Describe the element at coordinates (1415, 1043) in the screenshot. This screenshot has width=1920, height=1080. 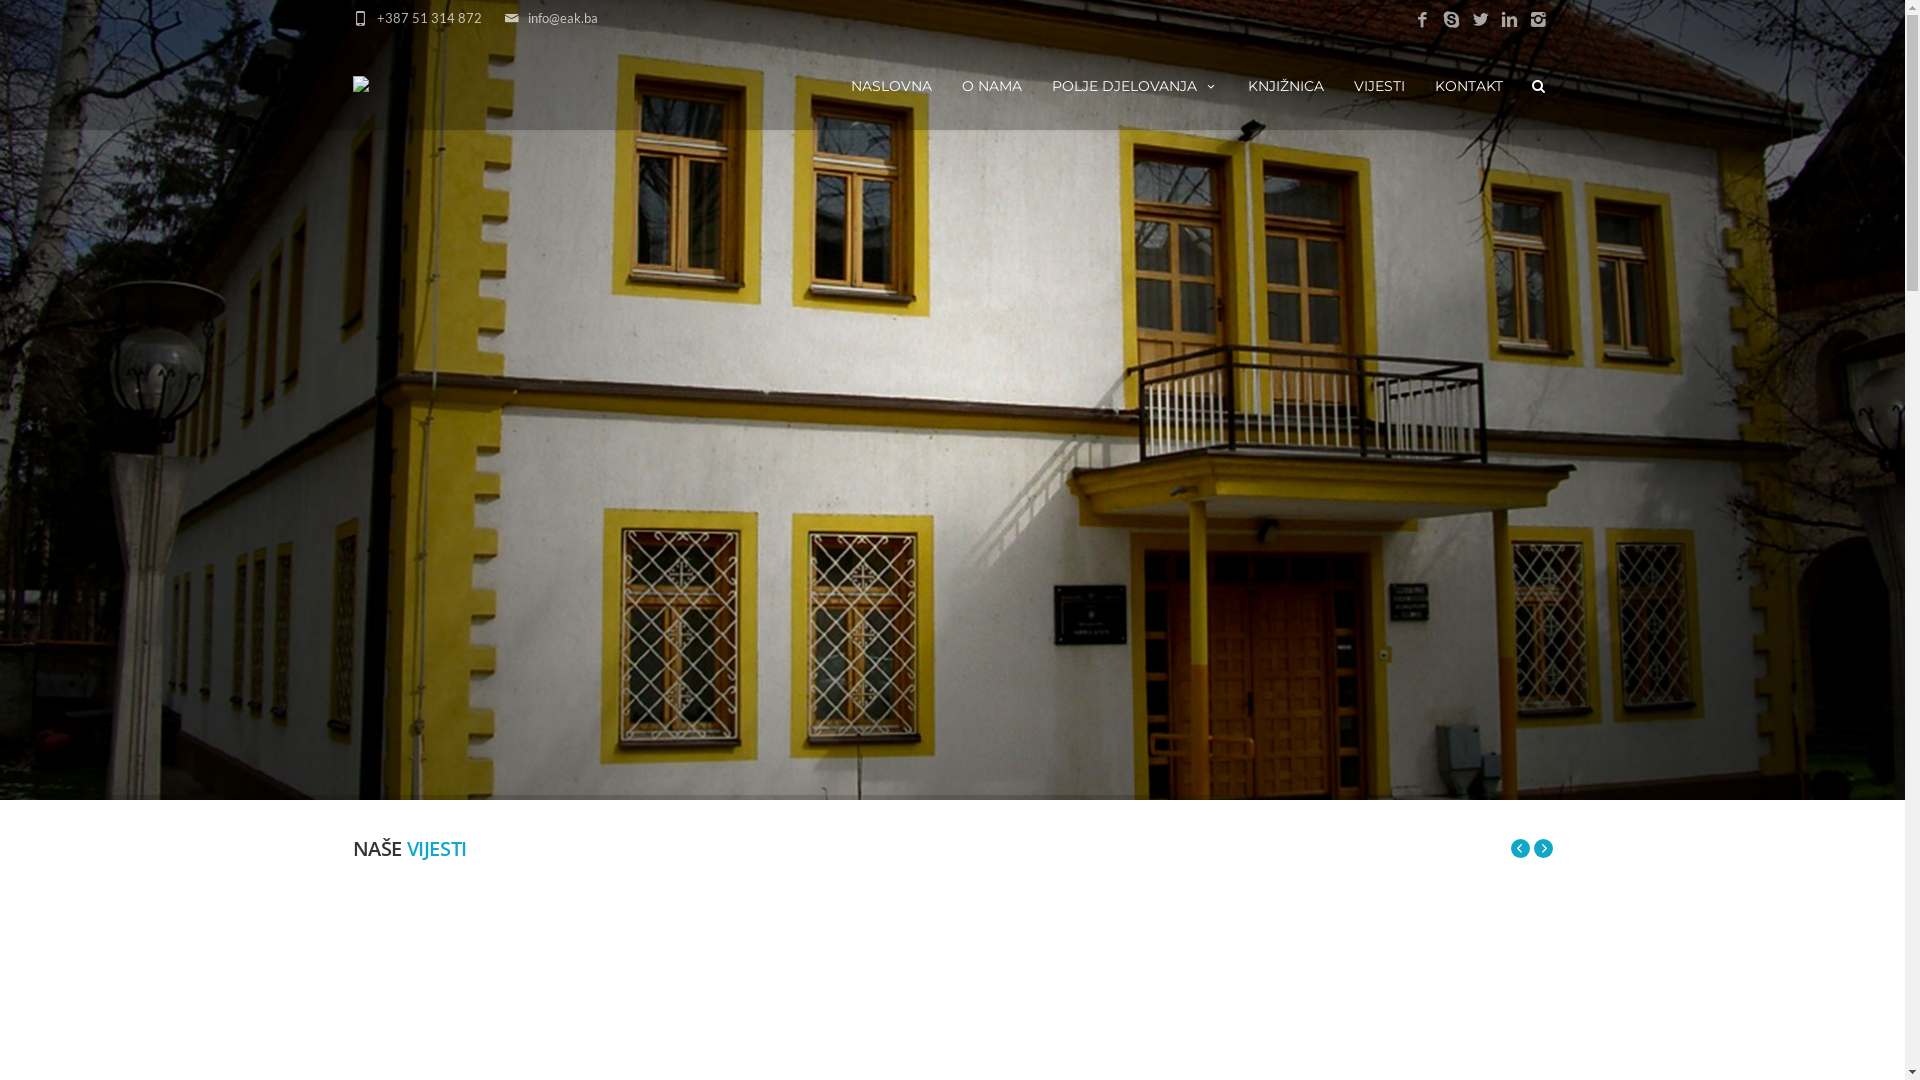
I see `'Pinterest'` at that location.